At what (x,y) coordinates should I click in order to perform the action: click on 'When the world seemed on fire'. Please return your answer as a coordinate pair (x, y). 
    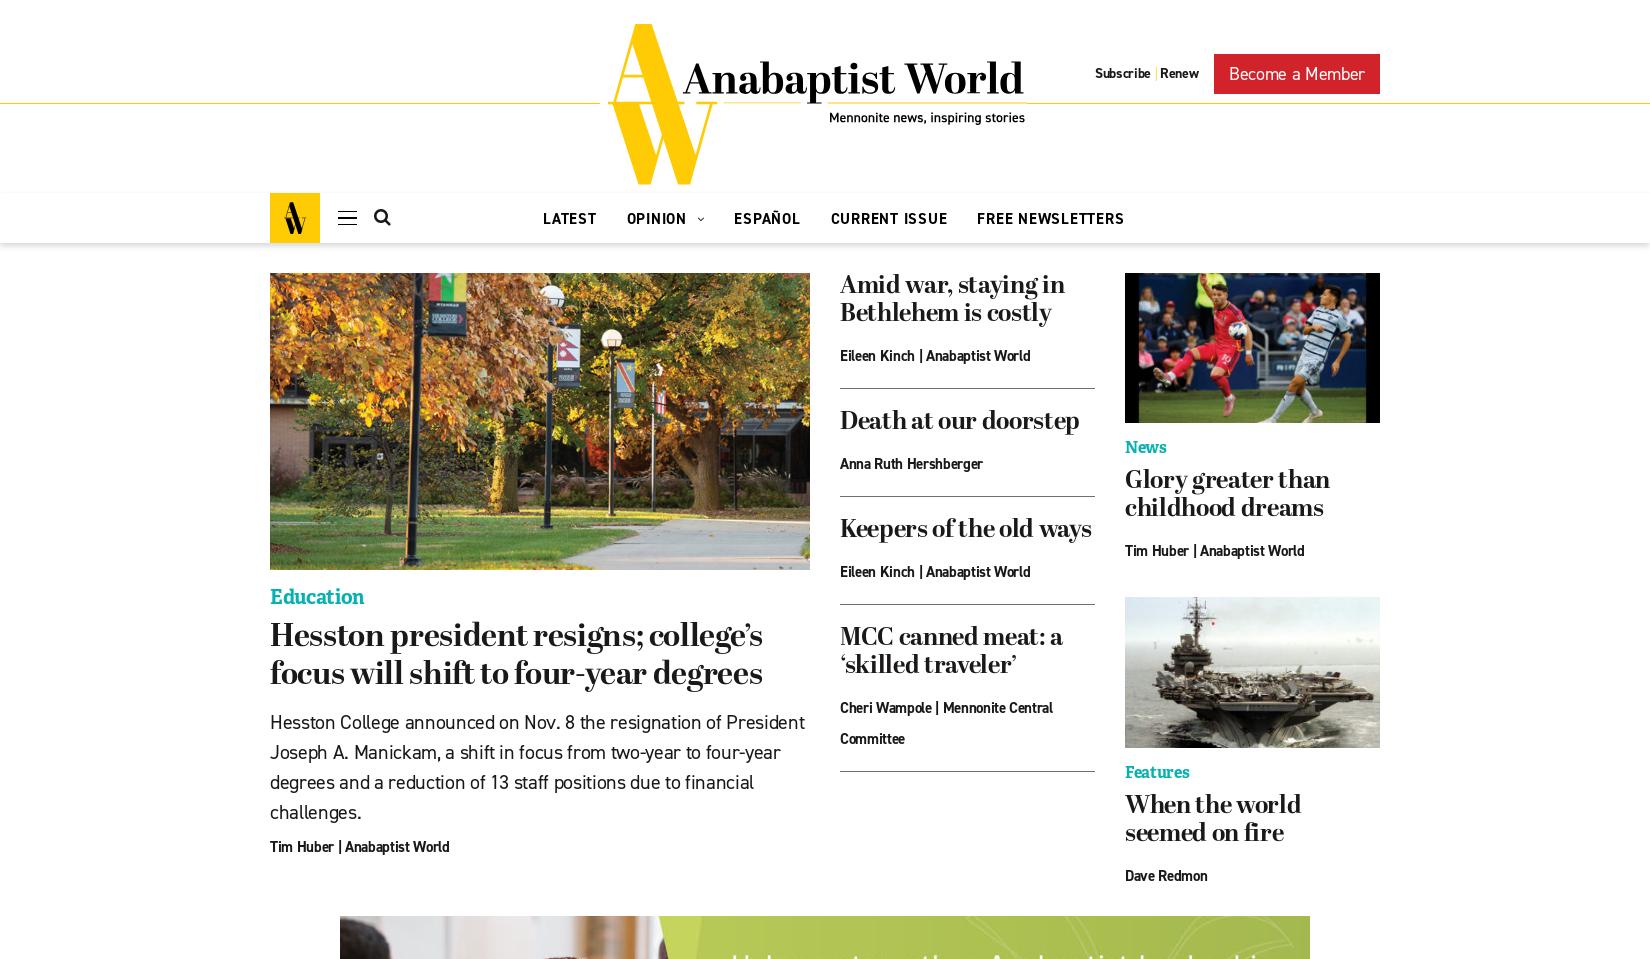
    Looking at the image, I should click on (1213, 820).